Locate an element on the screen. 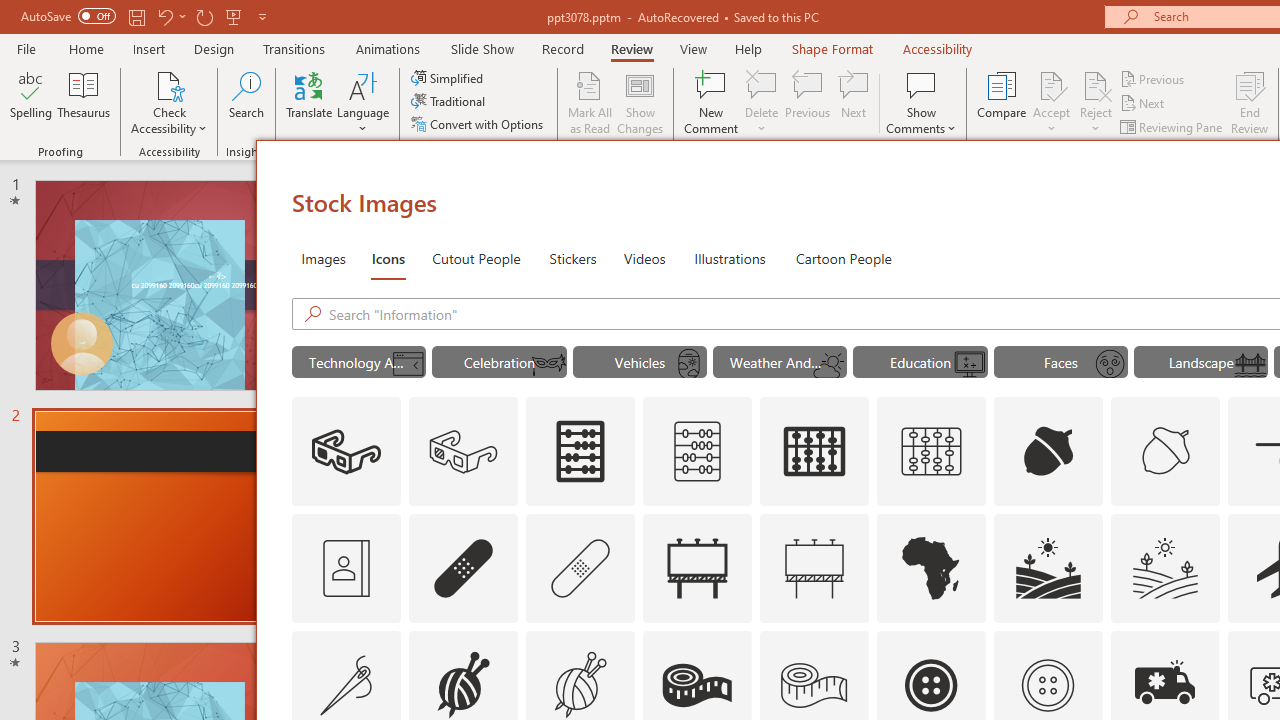 Image resolution: width=1280 pixels, height=720 pixels. 'Illustrations' is located at coordinates (729, 257).